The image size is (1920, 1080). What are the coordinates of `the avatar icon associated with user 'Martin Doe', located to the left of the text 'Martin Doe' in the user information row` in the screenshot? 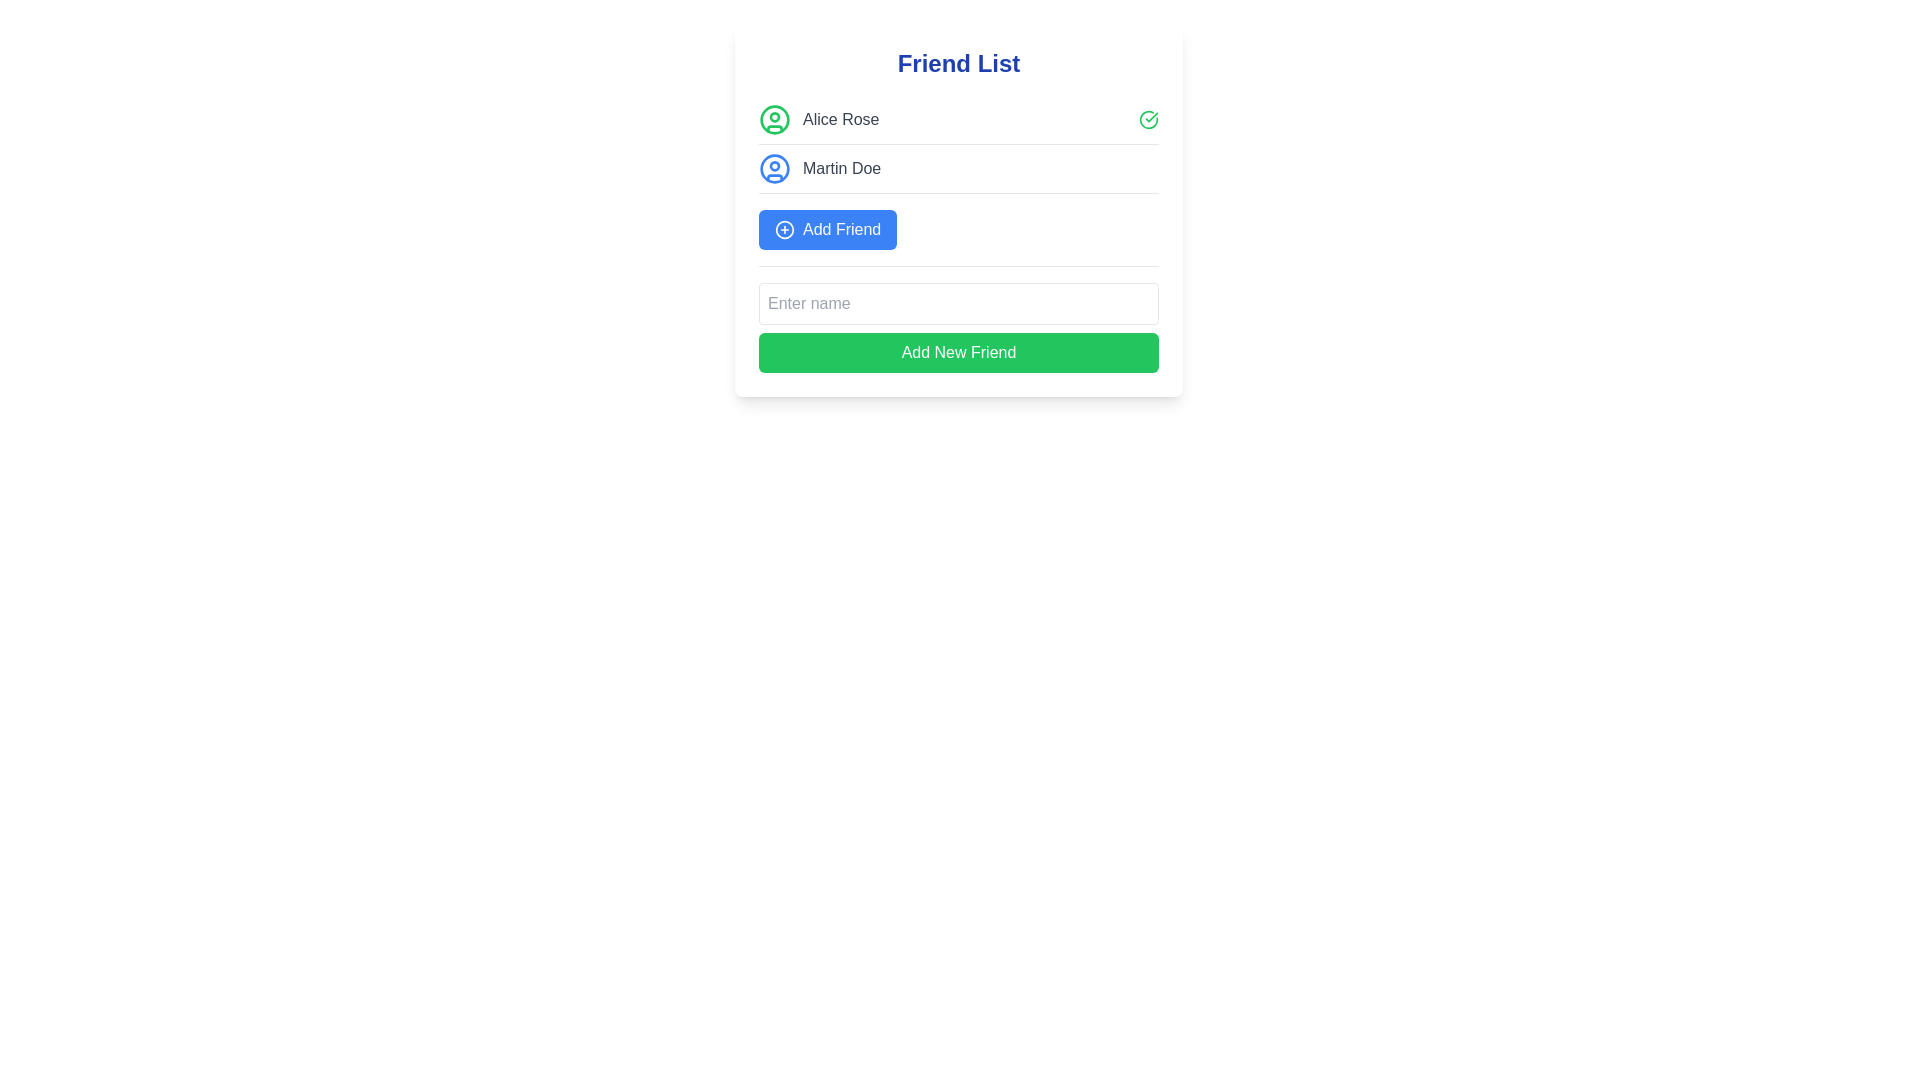 It's located at (773, 168).